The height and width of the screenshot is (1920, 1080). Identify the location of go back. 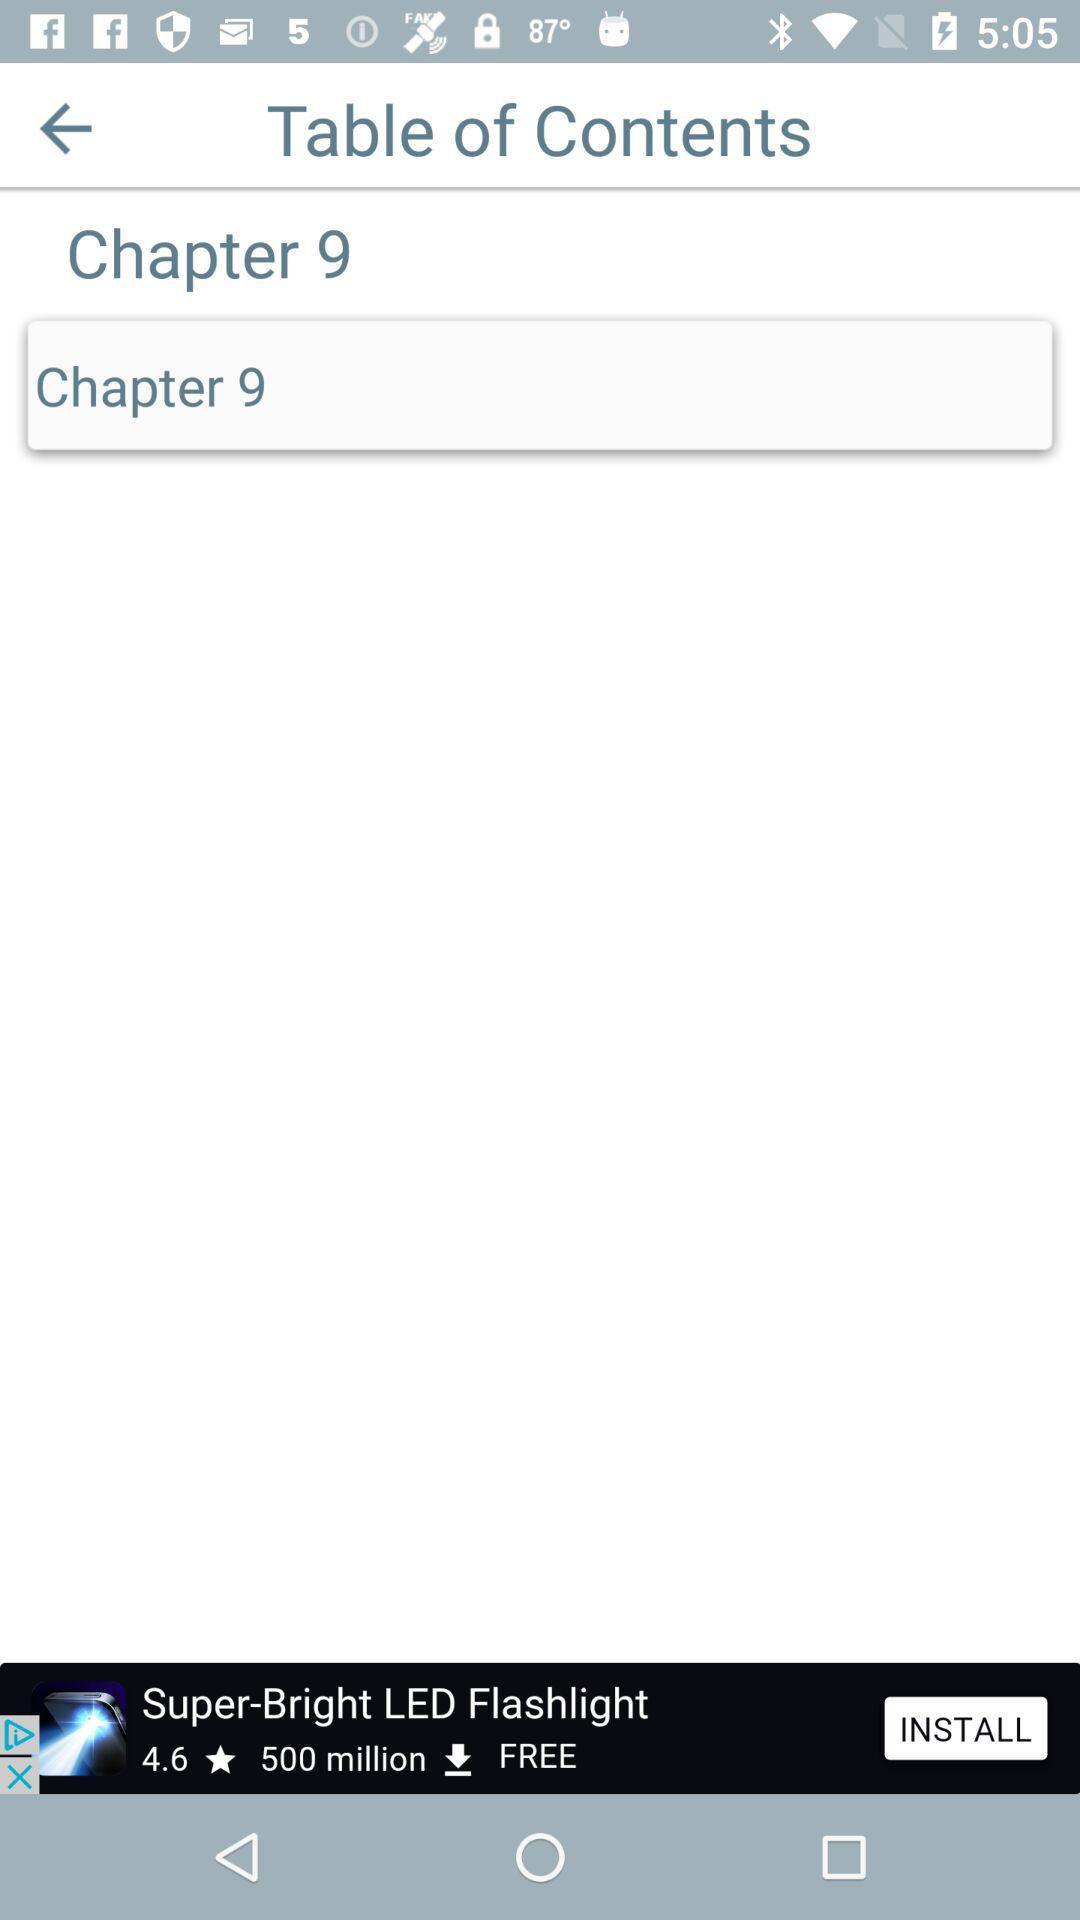
(64, 127).